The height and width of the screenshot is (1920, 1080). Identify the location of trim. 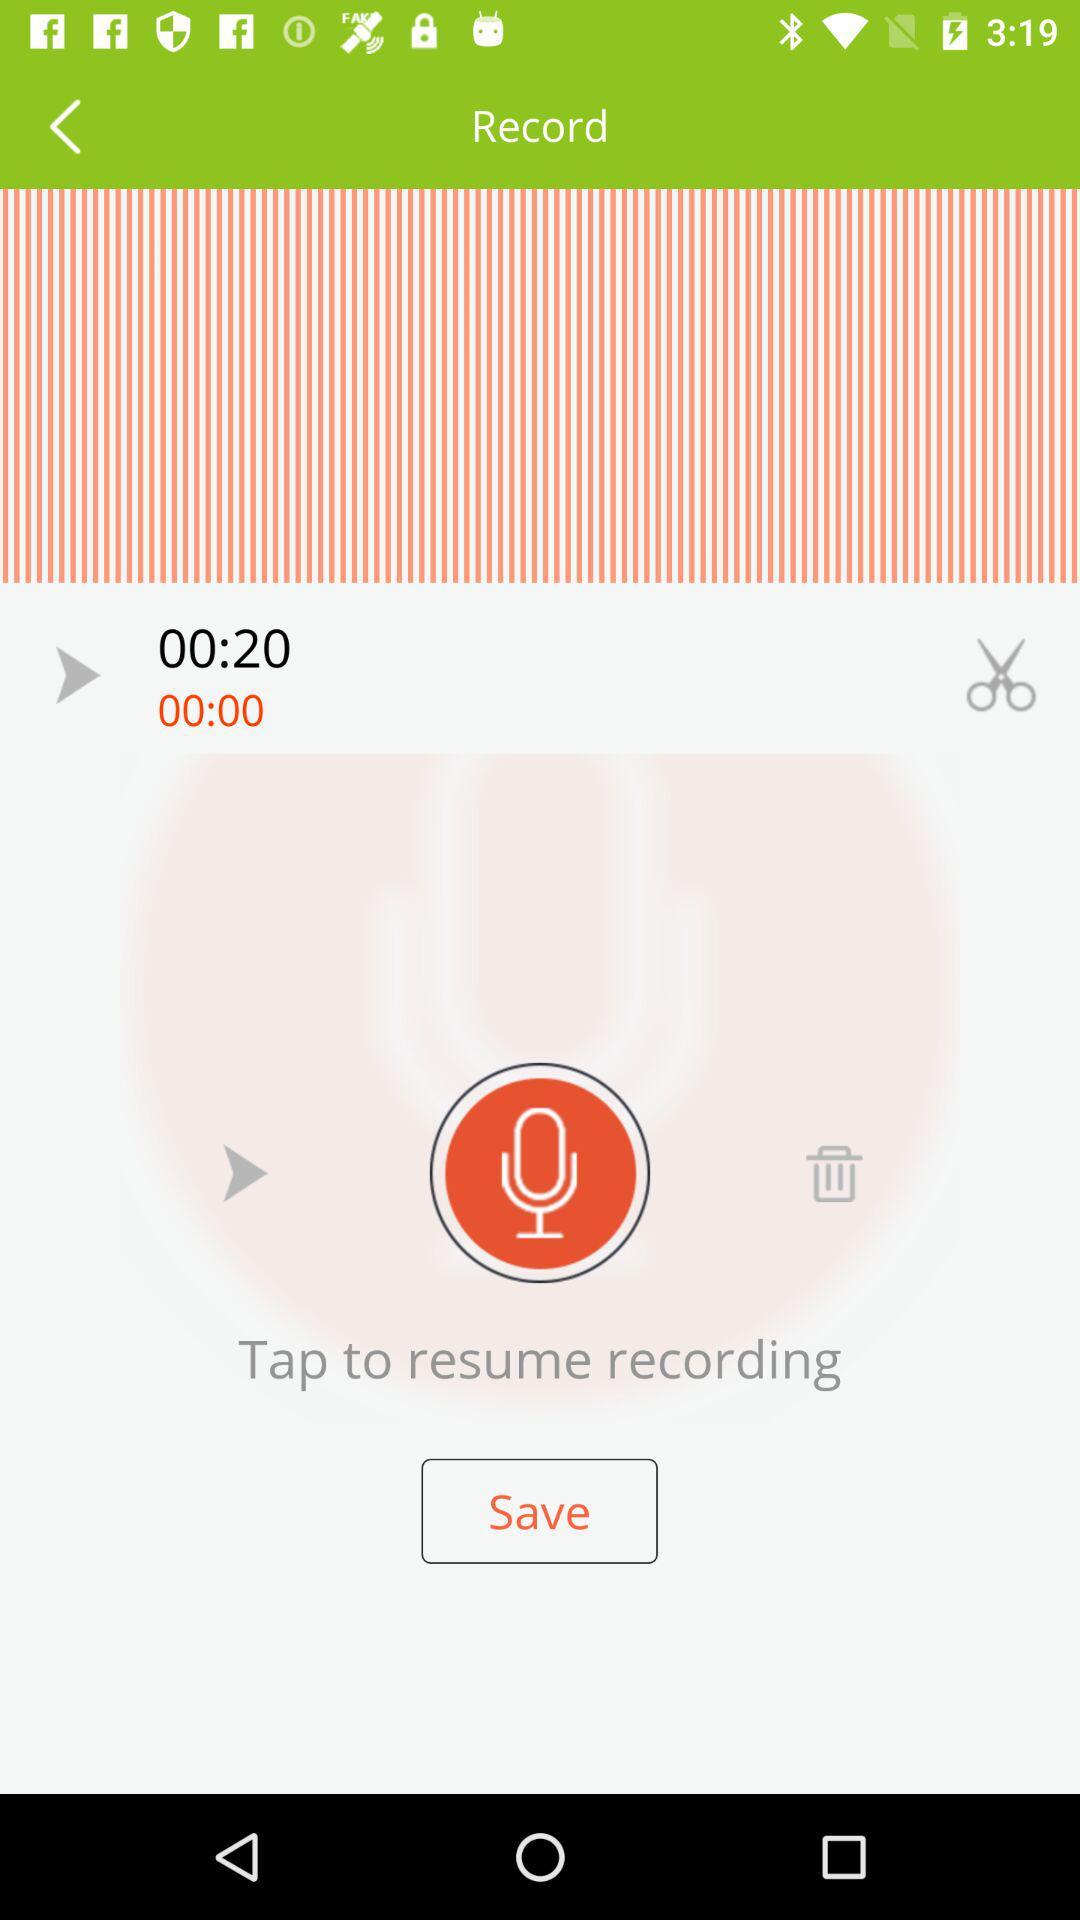
(1001, 675).